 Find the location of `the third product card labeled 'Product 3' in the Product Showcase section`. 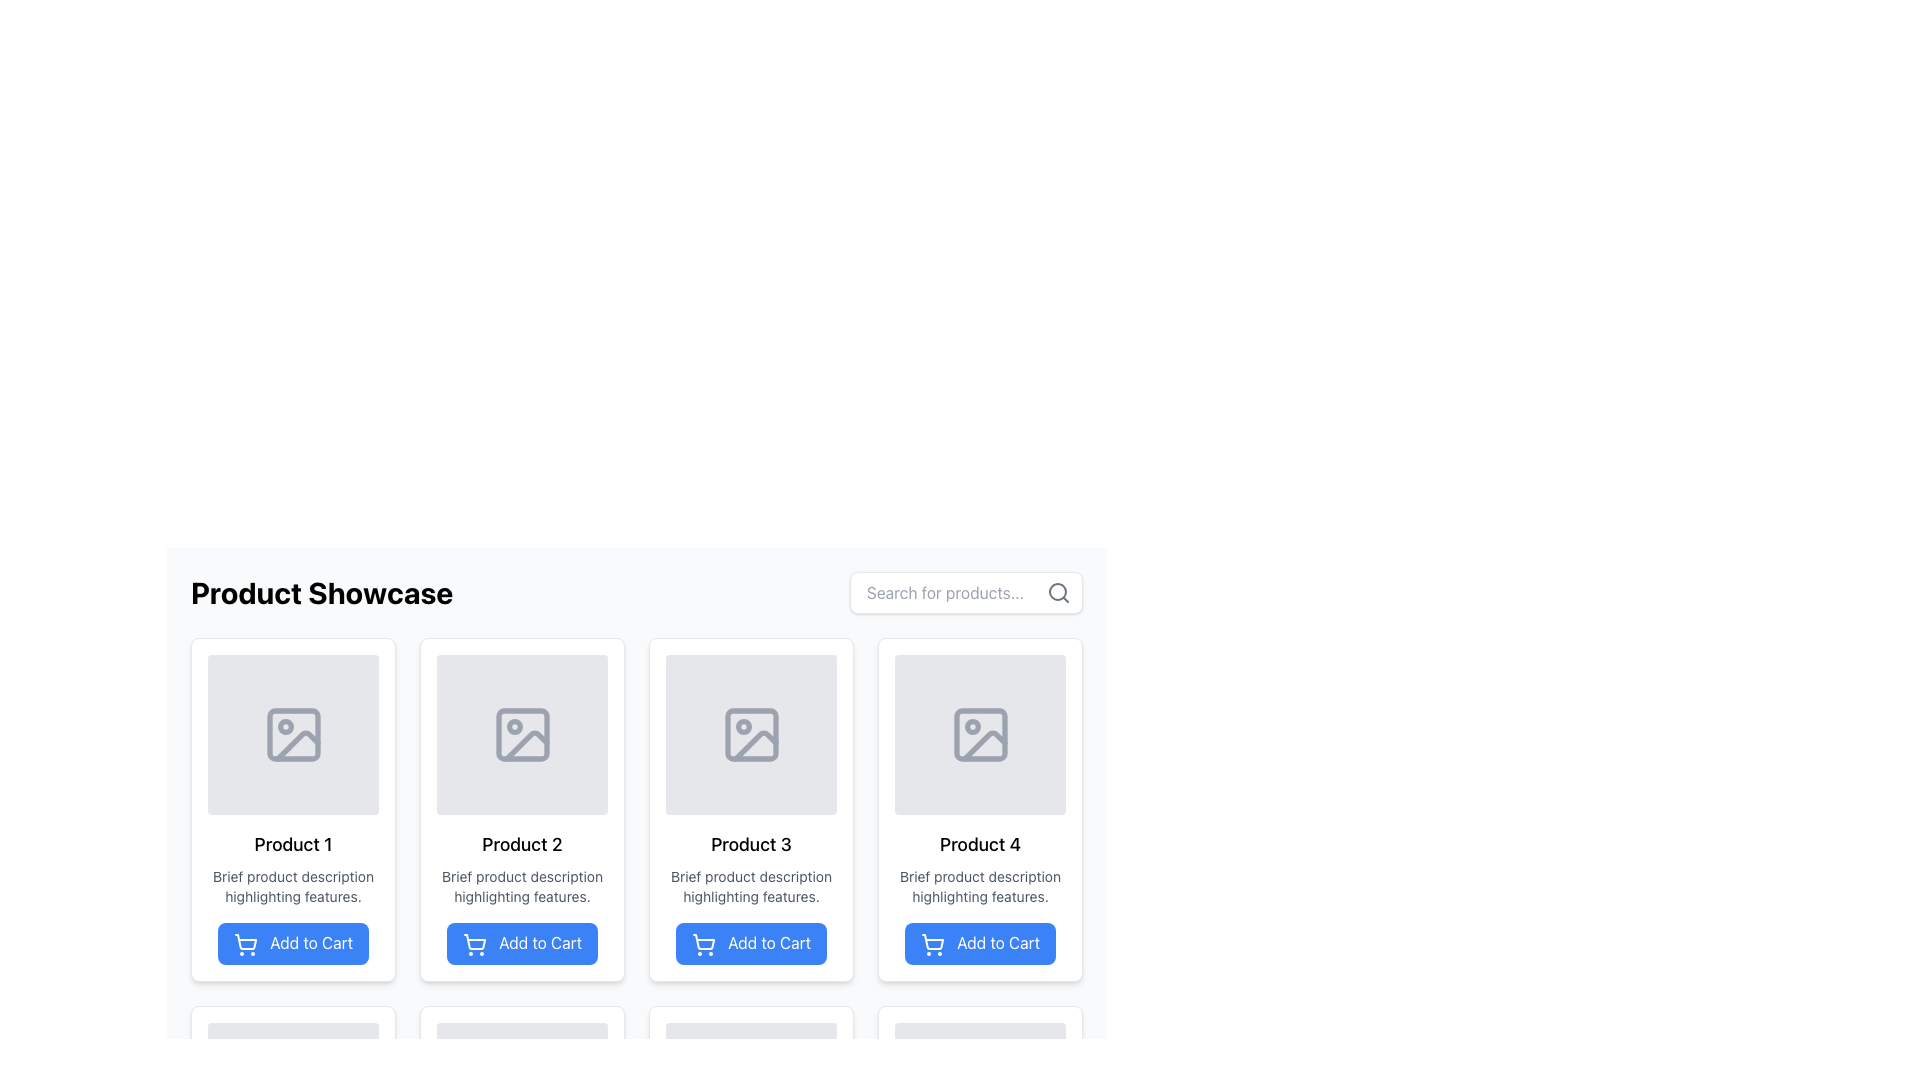

the third product card labeled 'Product 3' in the Product Showcase section is located at coordinates (750, 808).